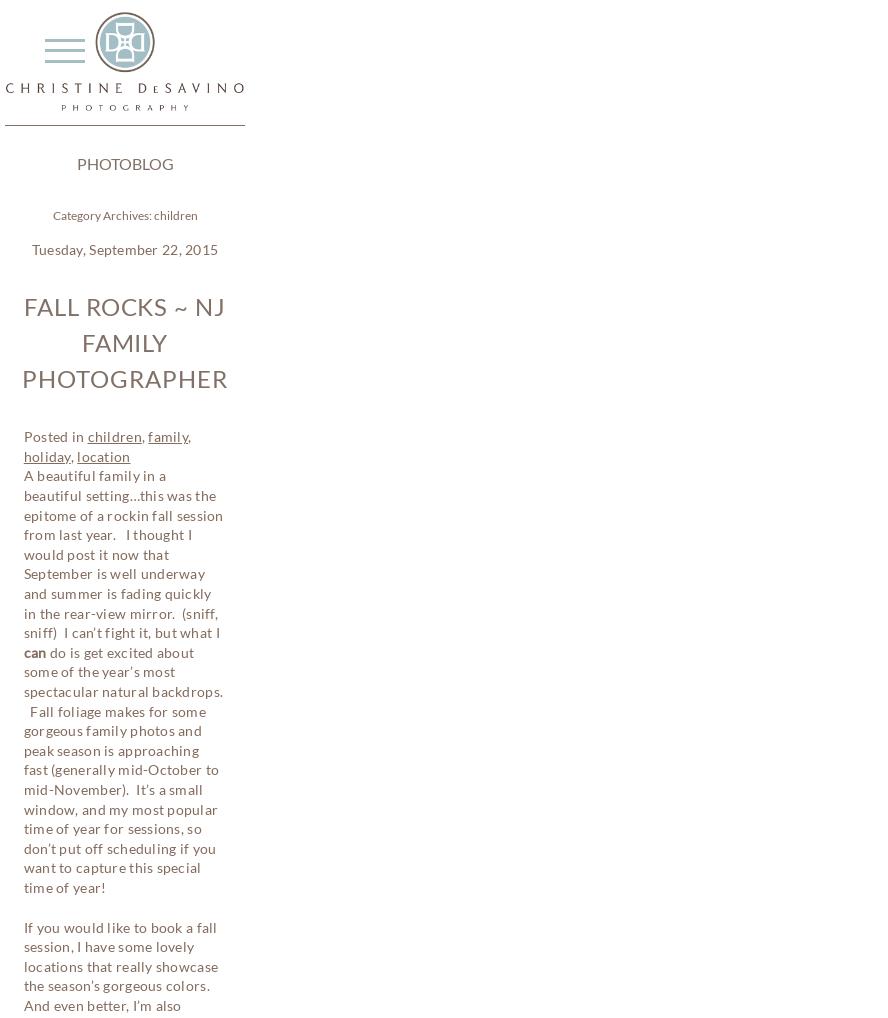 Image resolution: width=888 pixels, height=1018 pixels. Describe the element at coordinates (22, 435) in the screenshot. I see `'Posted in'` at that location.